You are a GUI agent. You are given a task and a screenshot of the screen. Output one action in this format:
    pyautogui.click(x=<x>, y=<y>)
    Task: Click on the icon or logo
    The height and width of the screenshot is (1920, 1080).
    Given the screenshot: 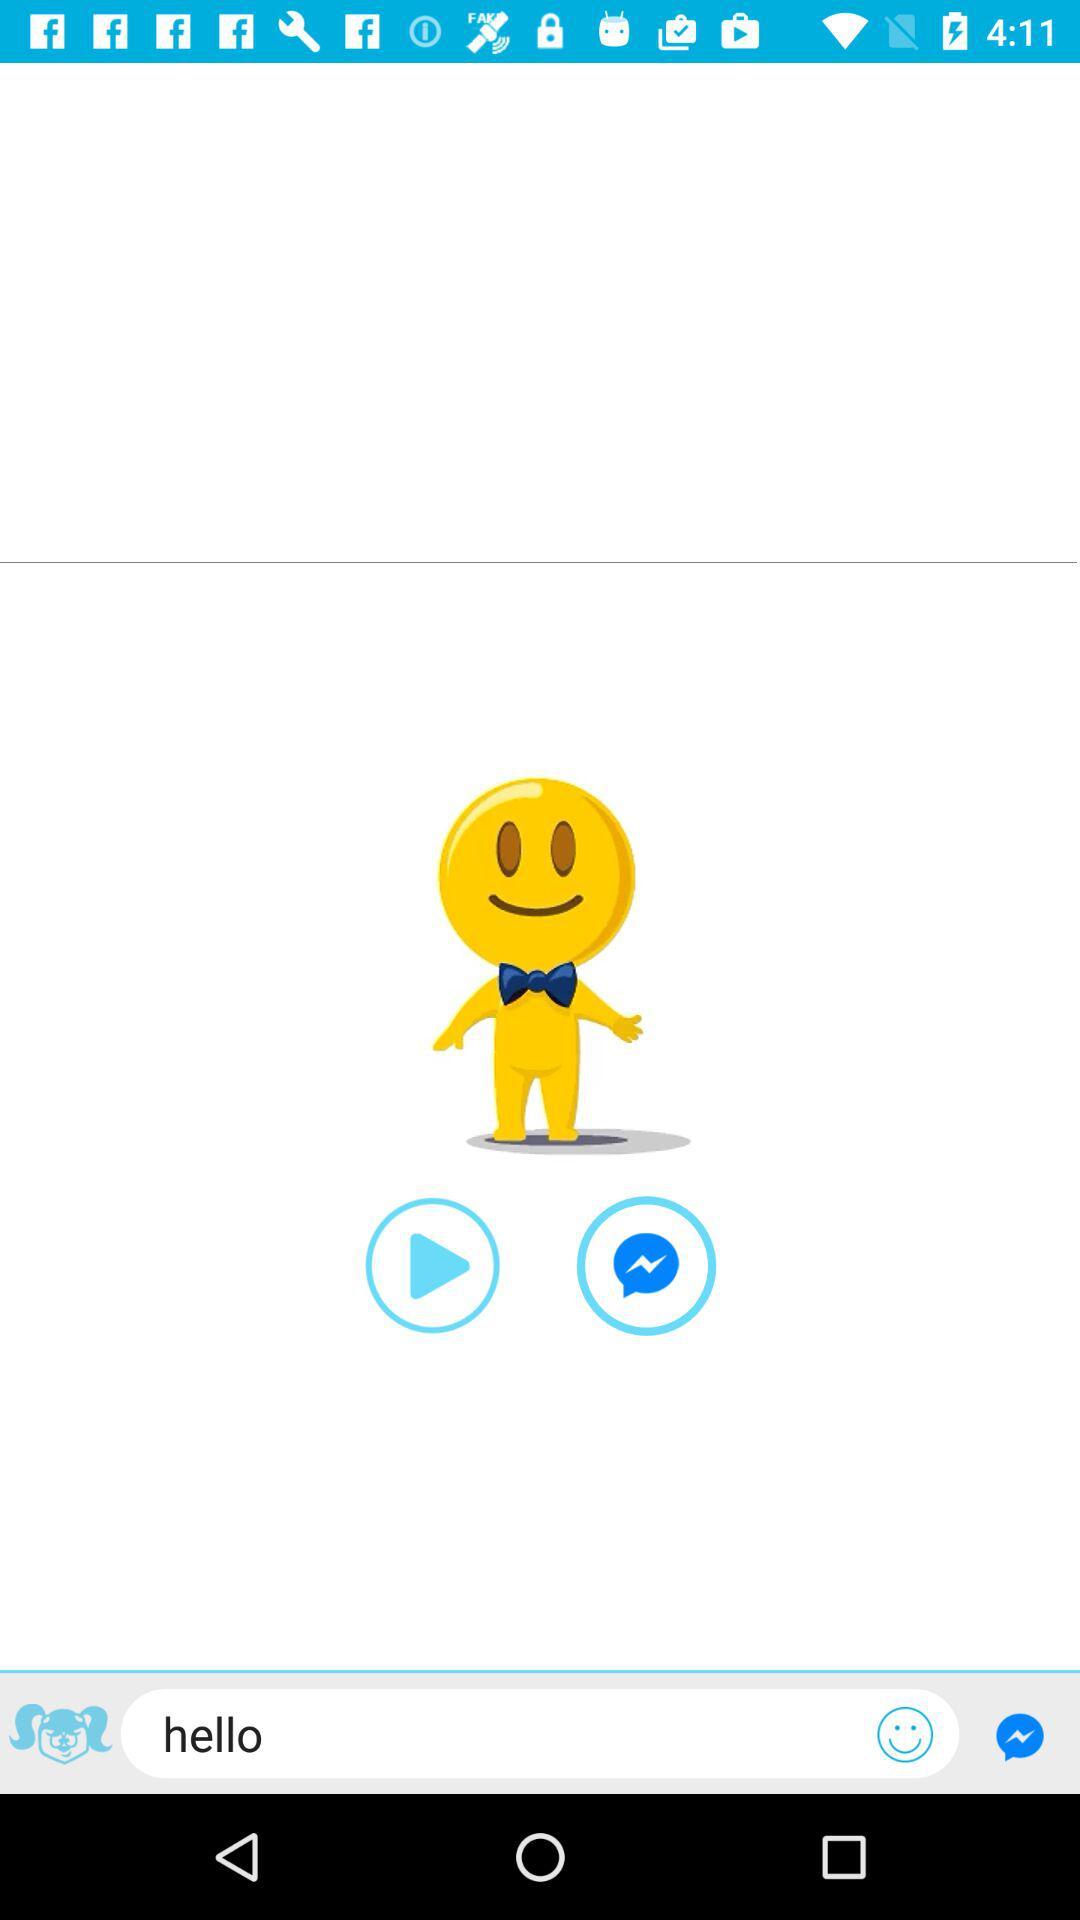 What is the action you would take?
    pyautogui.click(x=59, y=1736)
    